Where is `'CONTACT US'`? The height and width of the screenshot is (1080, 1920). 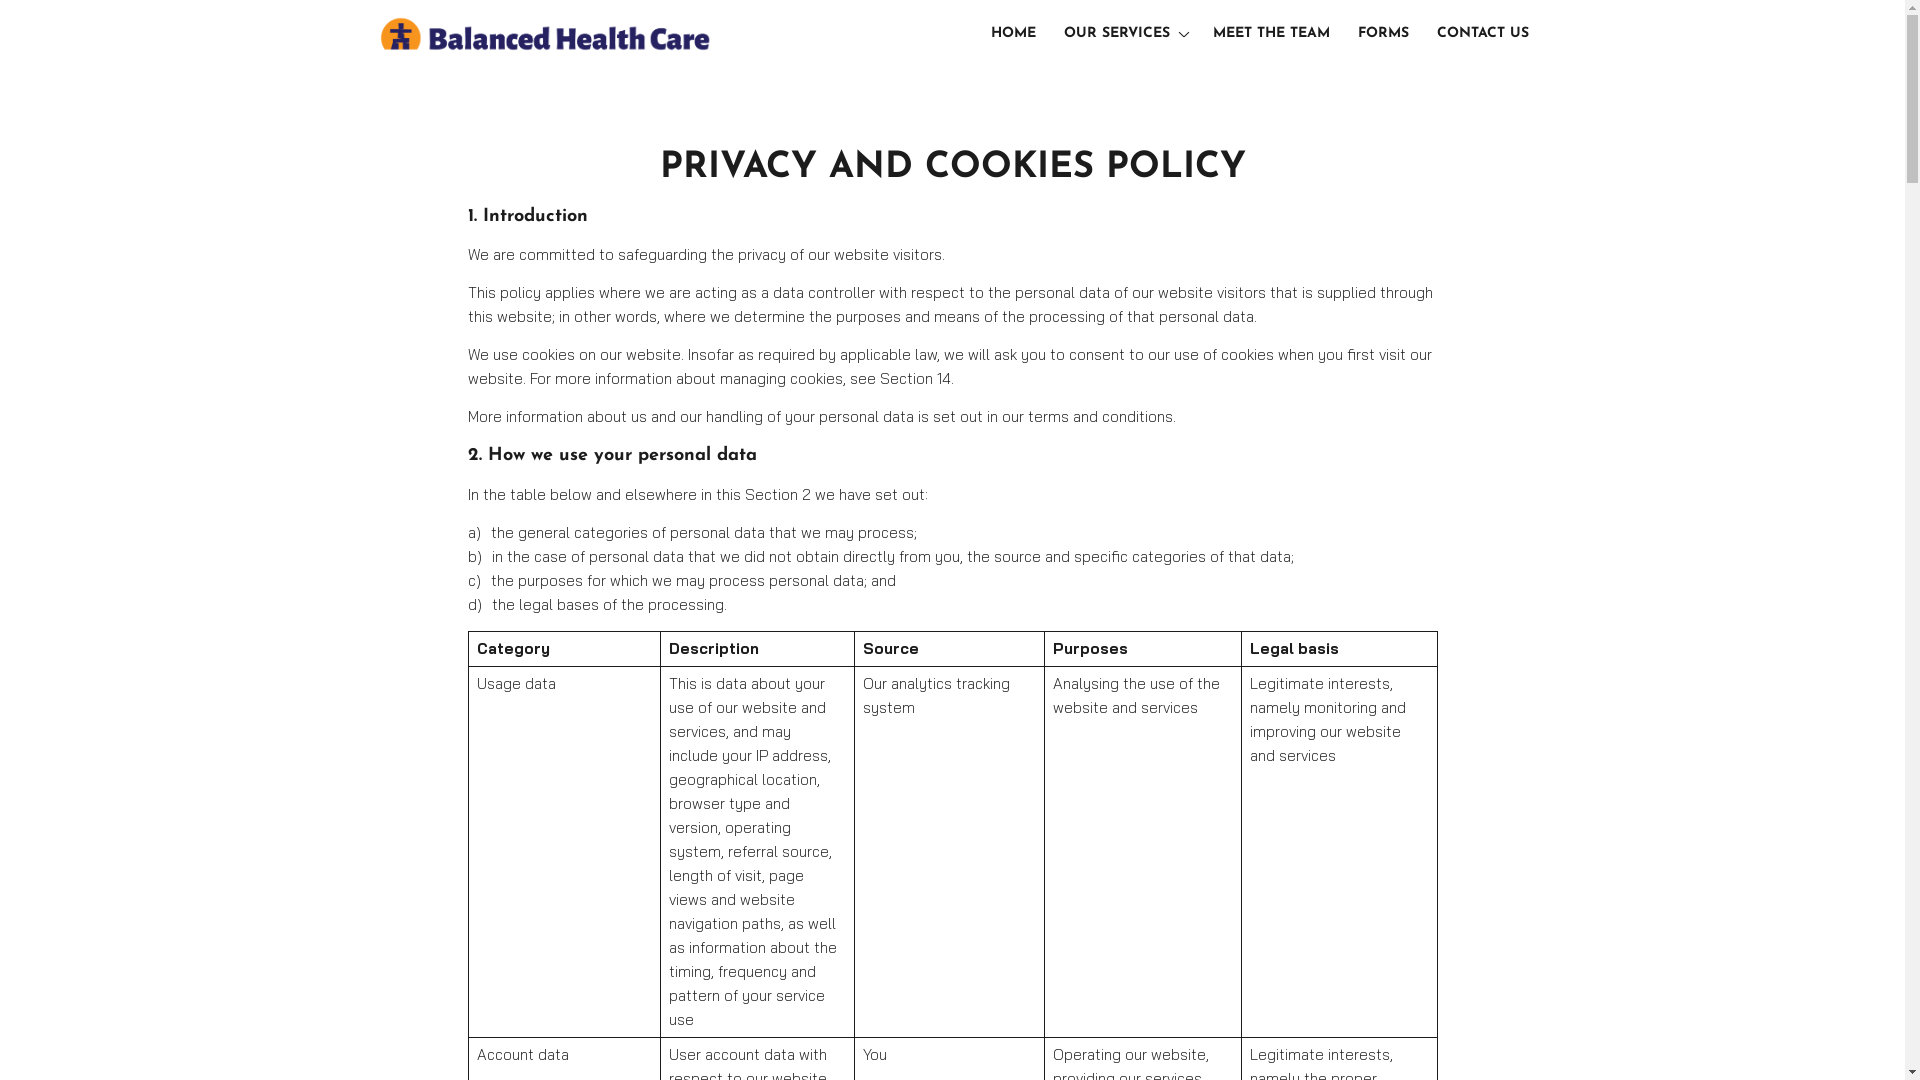
'CONTACT US' is located at coordinates (1483, 34).